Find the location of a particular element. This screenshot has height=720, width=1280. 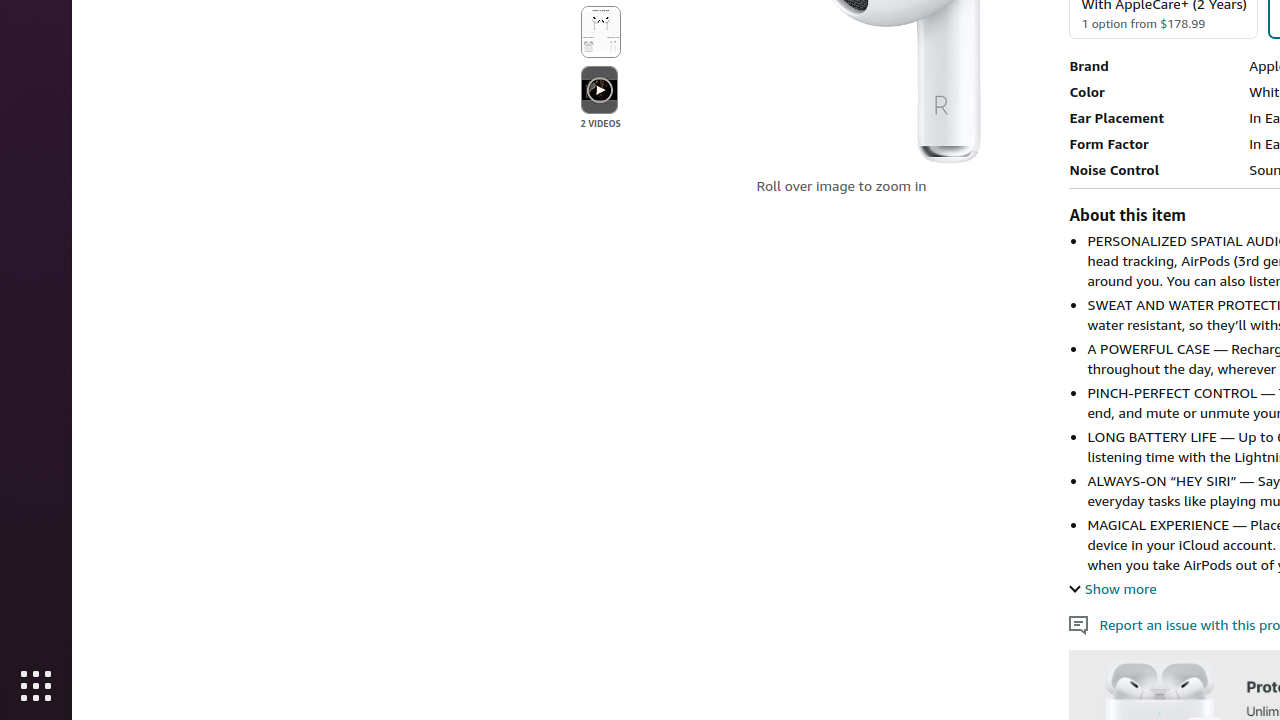

'Show more' is located at coordinates (1111, 587).